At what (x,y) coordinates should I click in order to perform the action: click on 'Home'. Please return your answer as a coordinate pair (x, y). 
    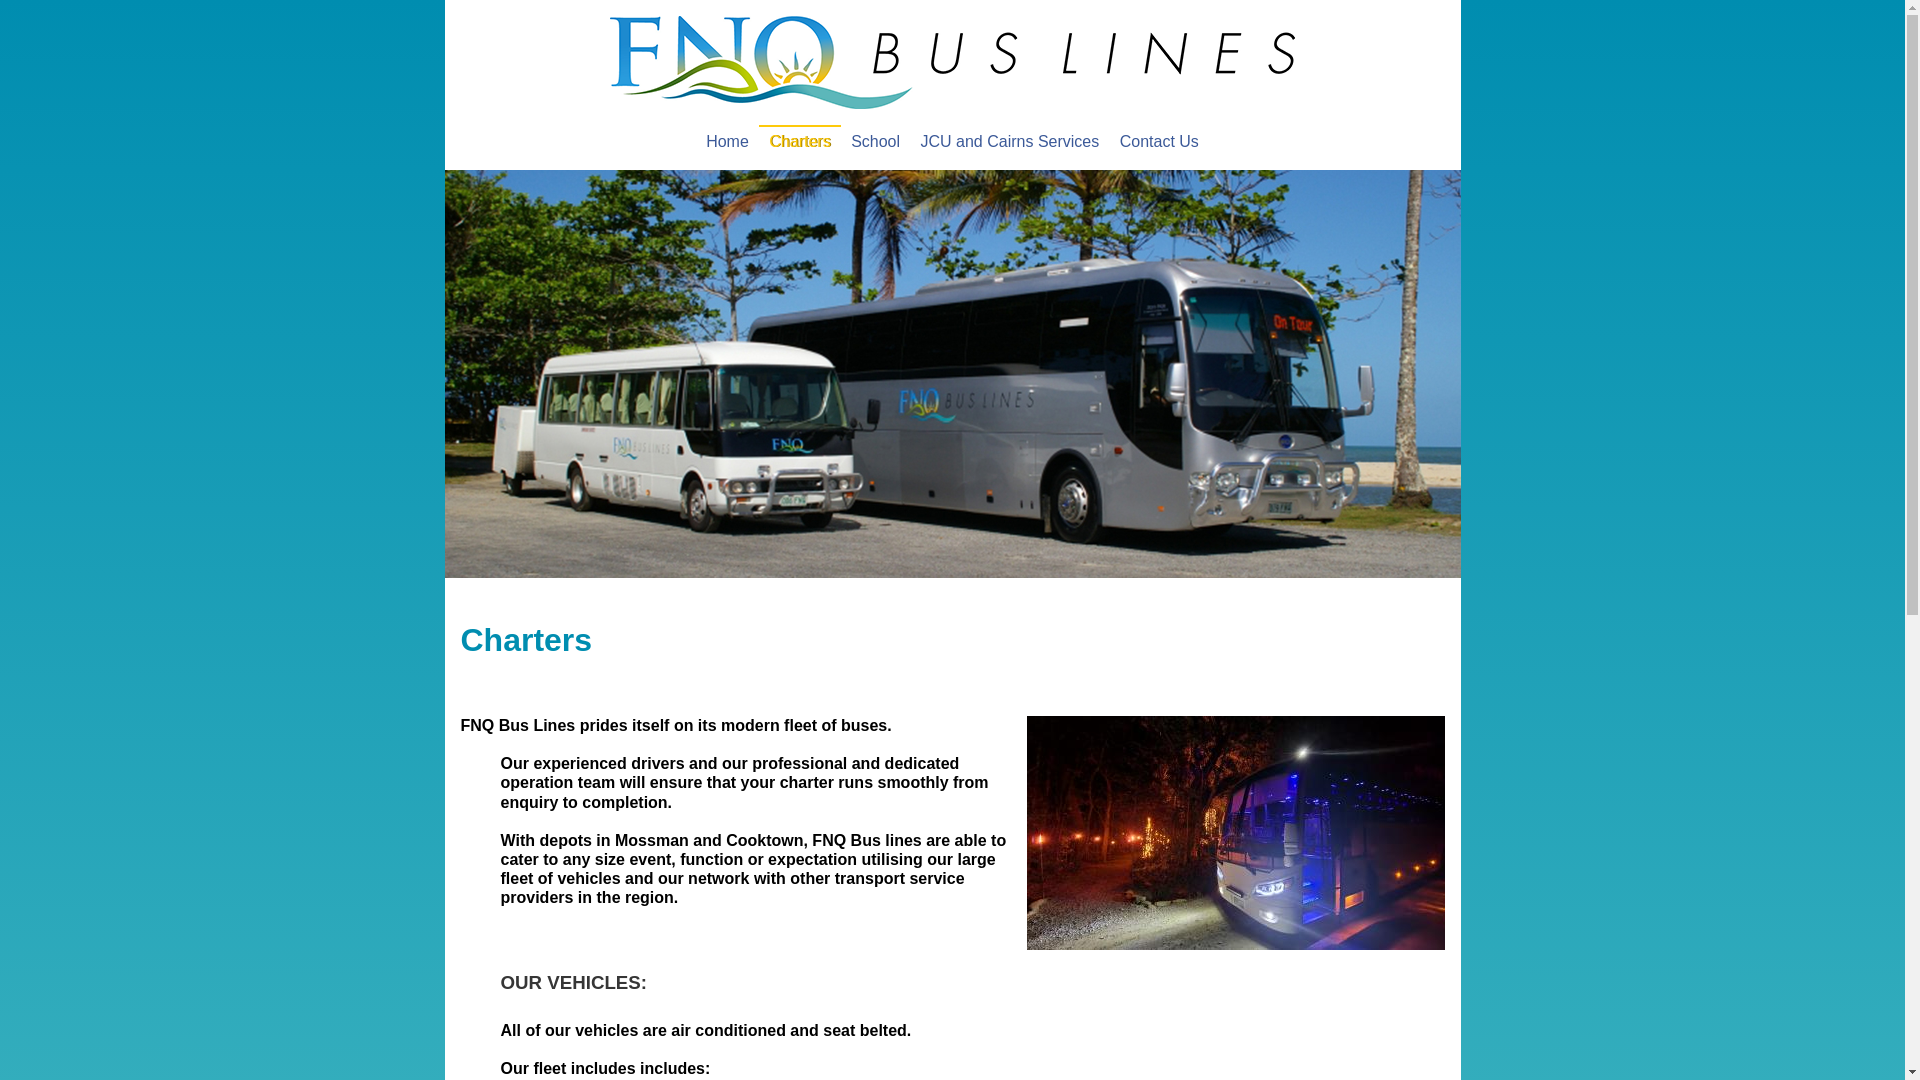
    Looking at the image, I should click on (726, 141).